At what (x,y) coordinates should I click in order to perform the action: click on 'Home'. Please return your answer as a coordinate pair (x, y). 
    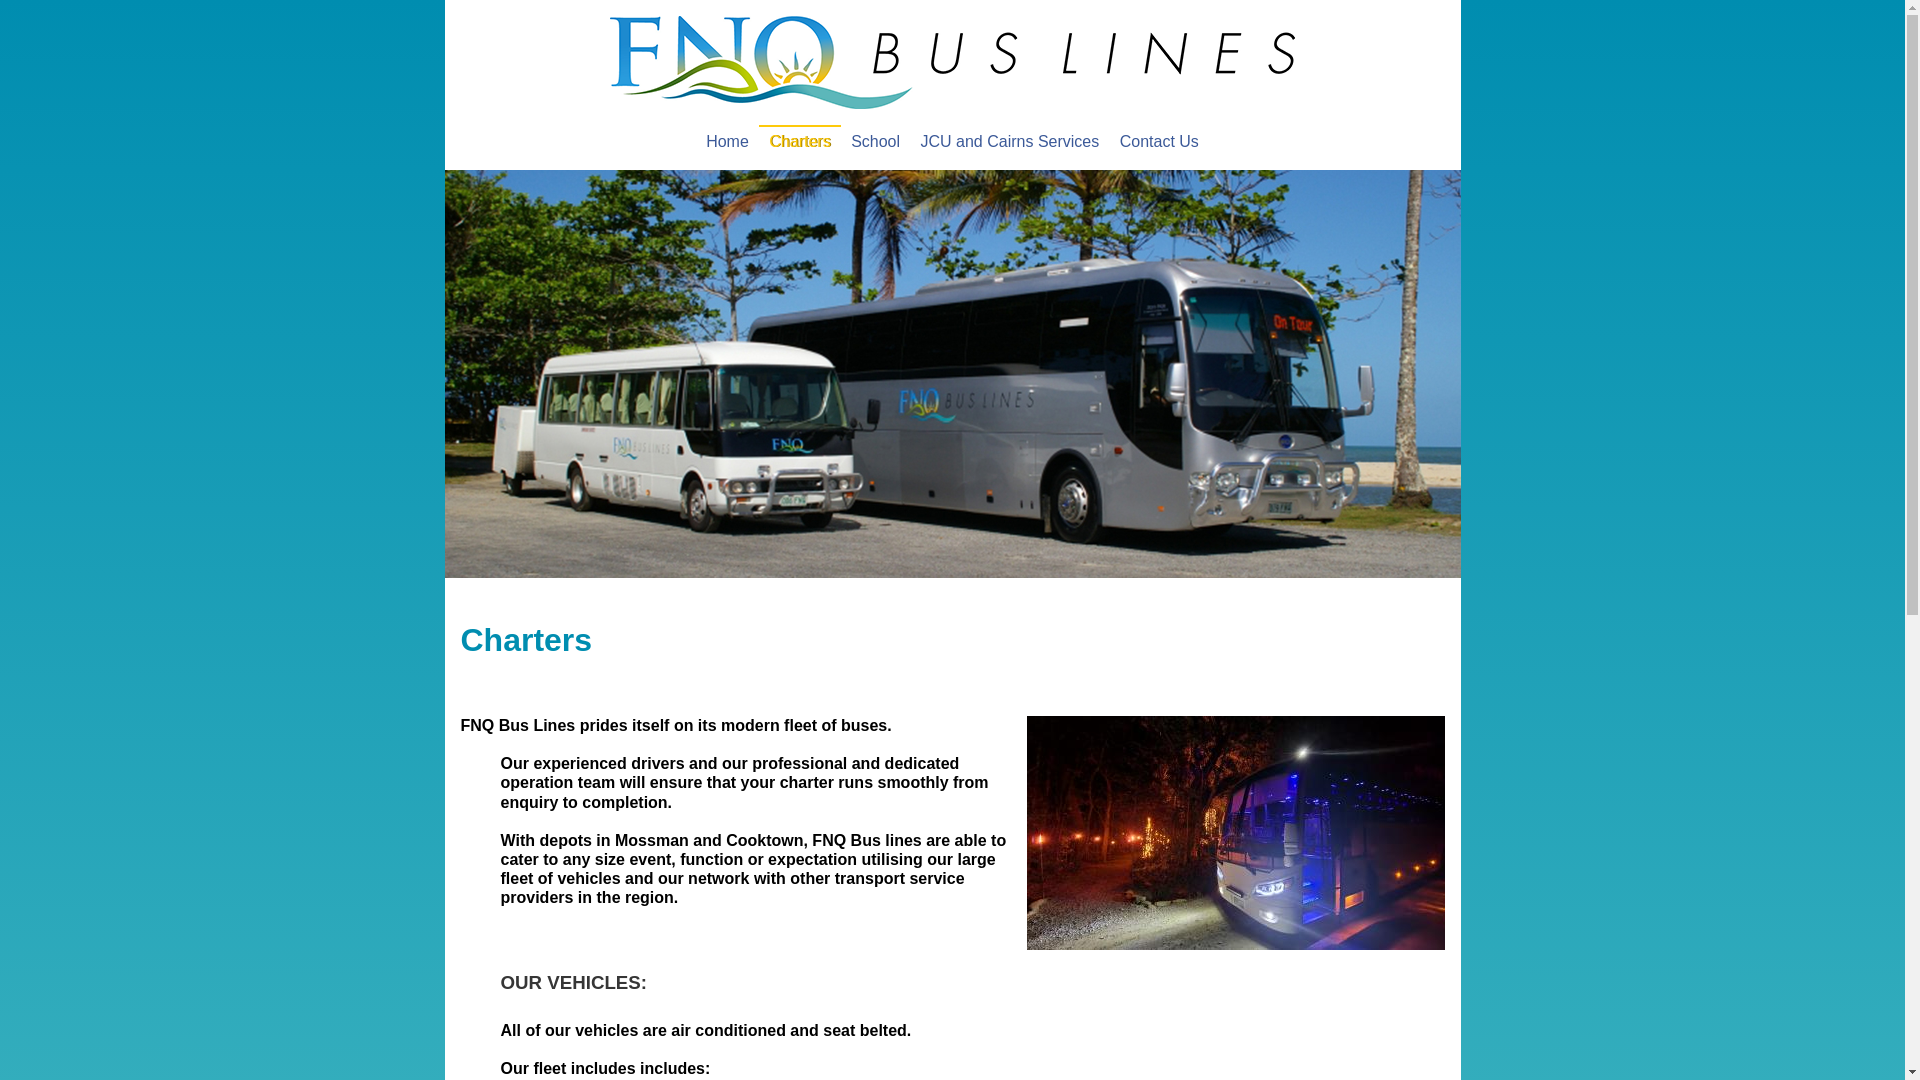
    Looking at the image, I should click on (726, 141).